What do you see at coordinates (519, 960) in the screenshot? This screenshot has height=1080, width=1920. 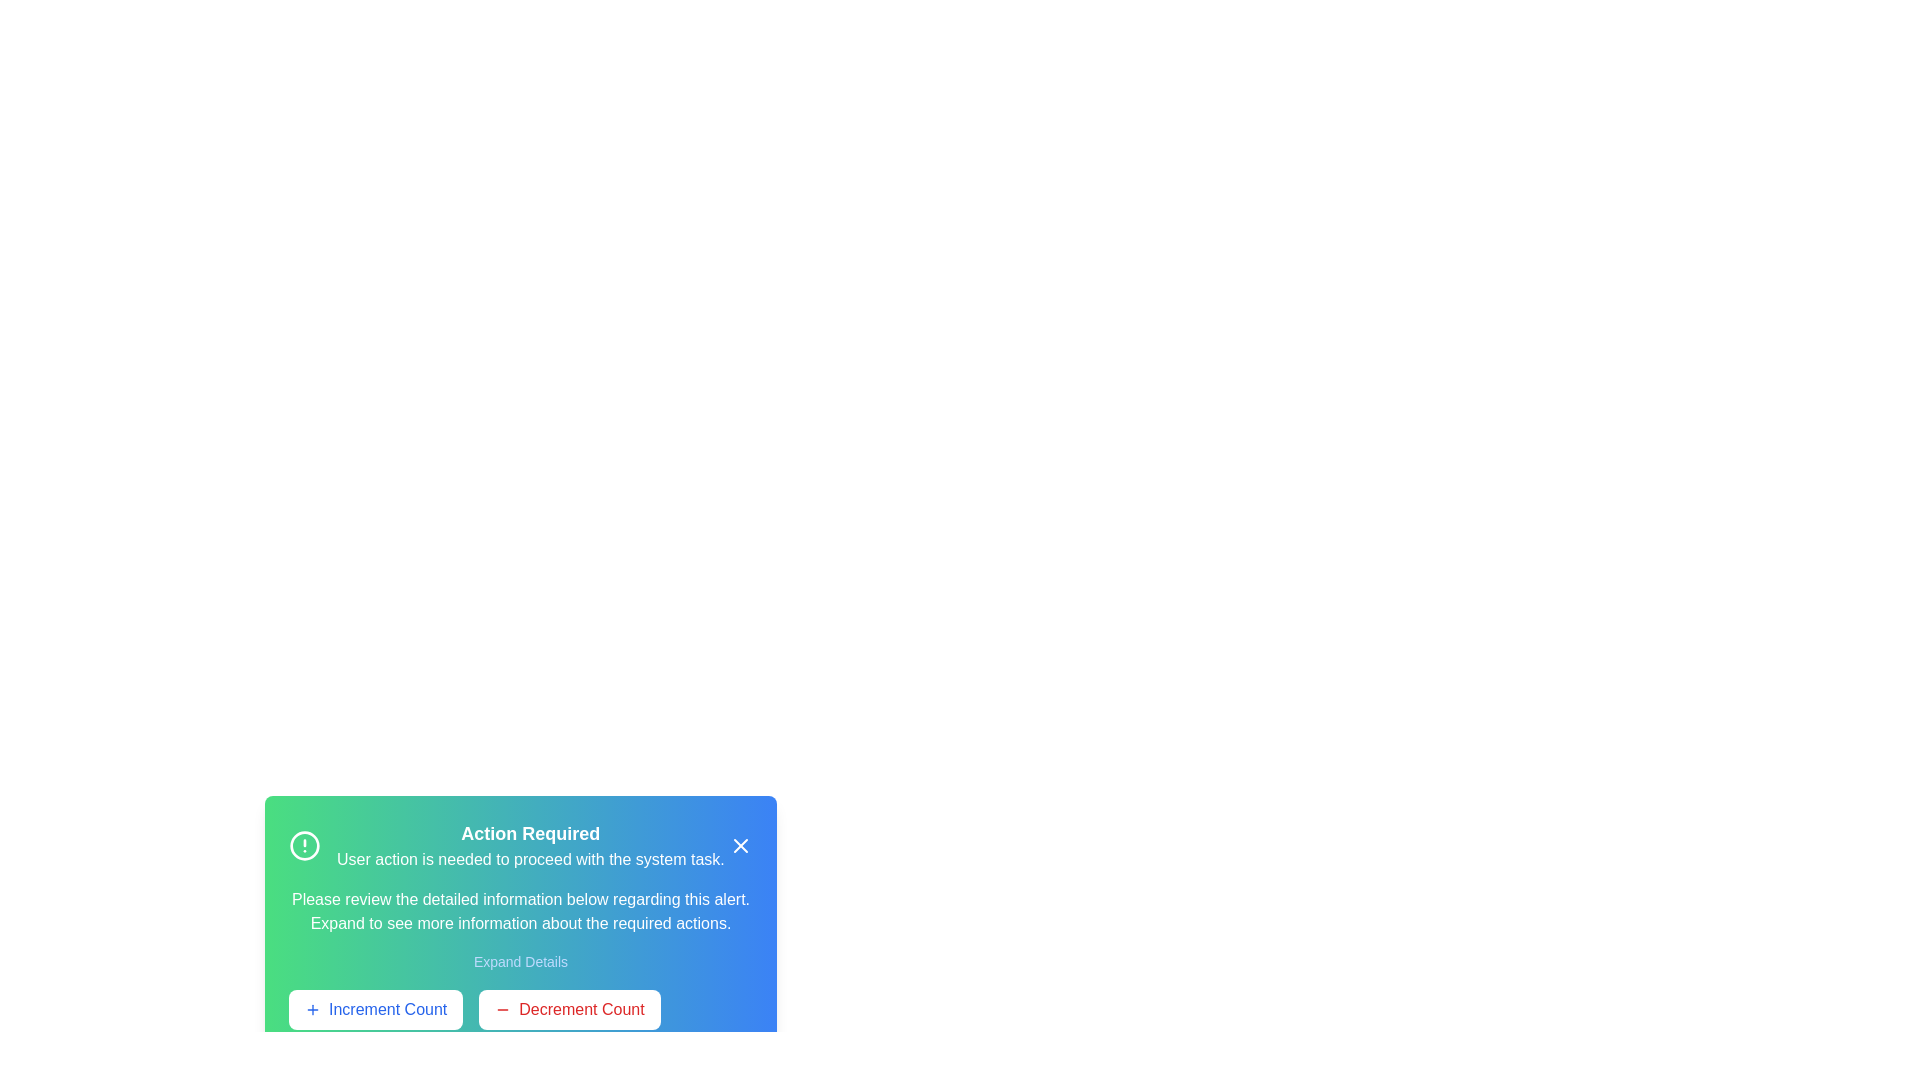 I see `the 'Expand Details' button to reveal the full alert details` at bounding box center [519, 960].